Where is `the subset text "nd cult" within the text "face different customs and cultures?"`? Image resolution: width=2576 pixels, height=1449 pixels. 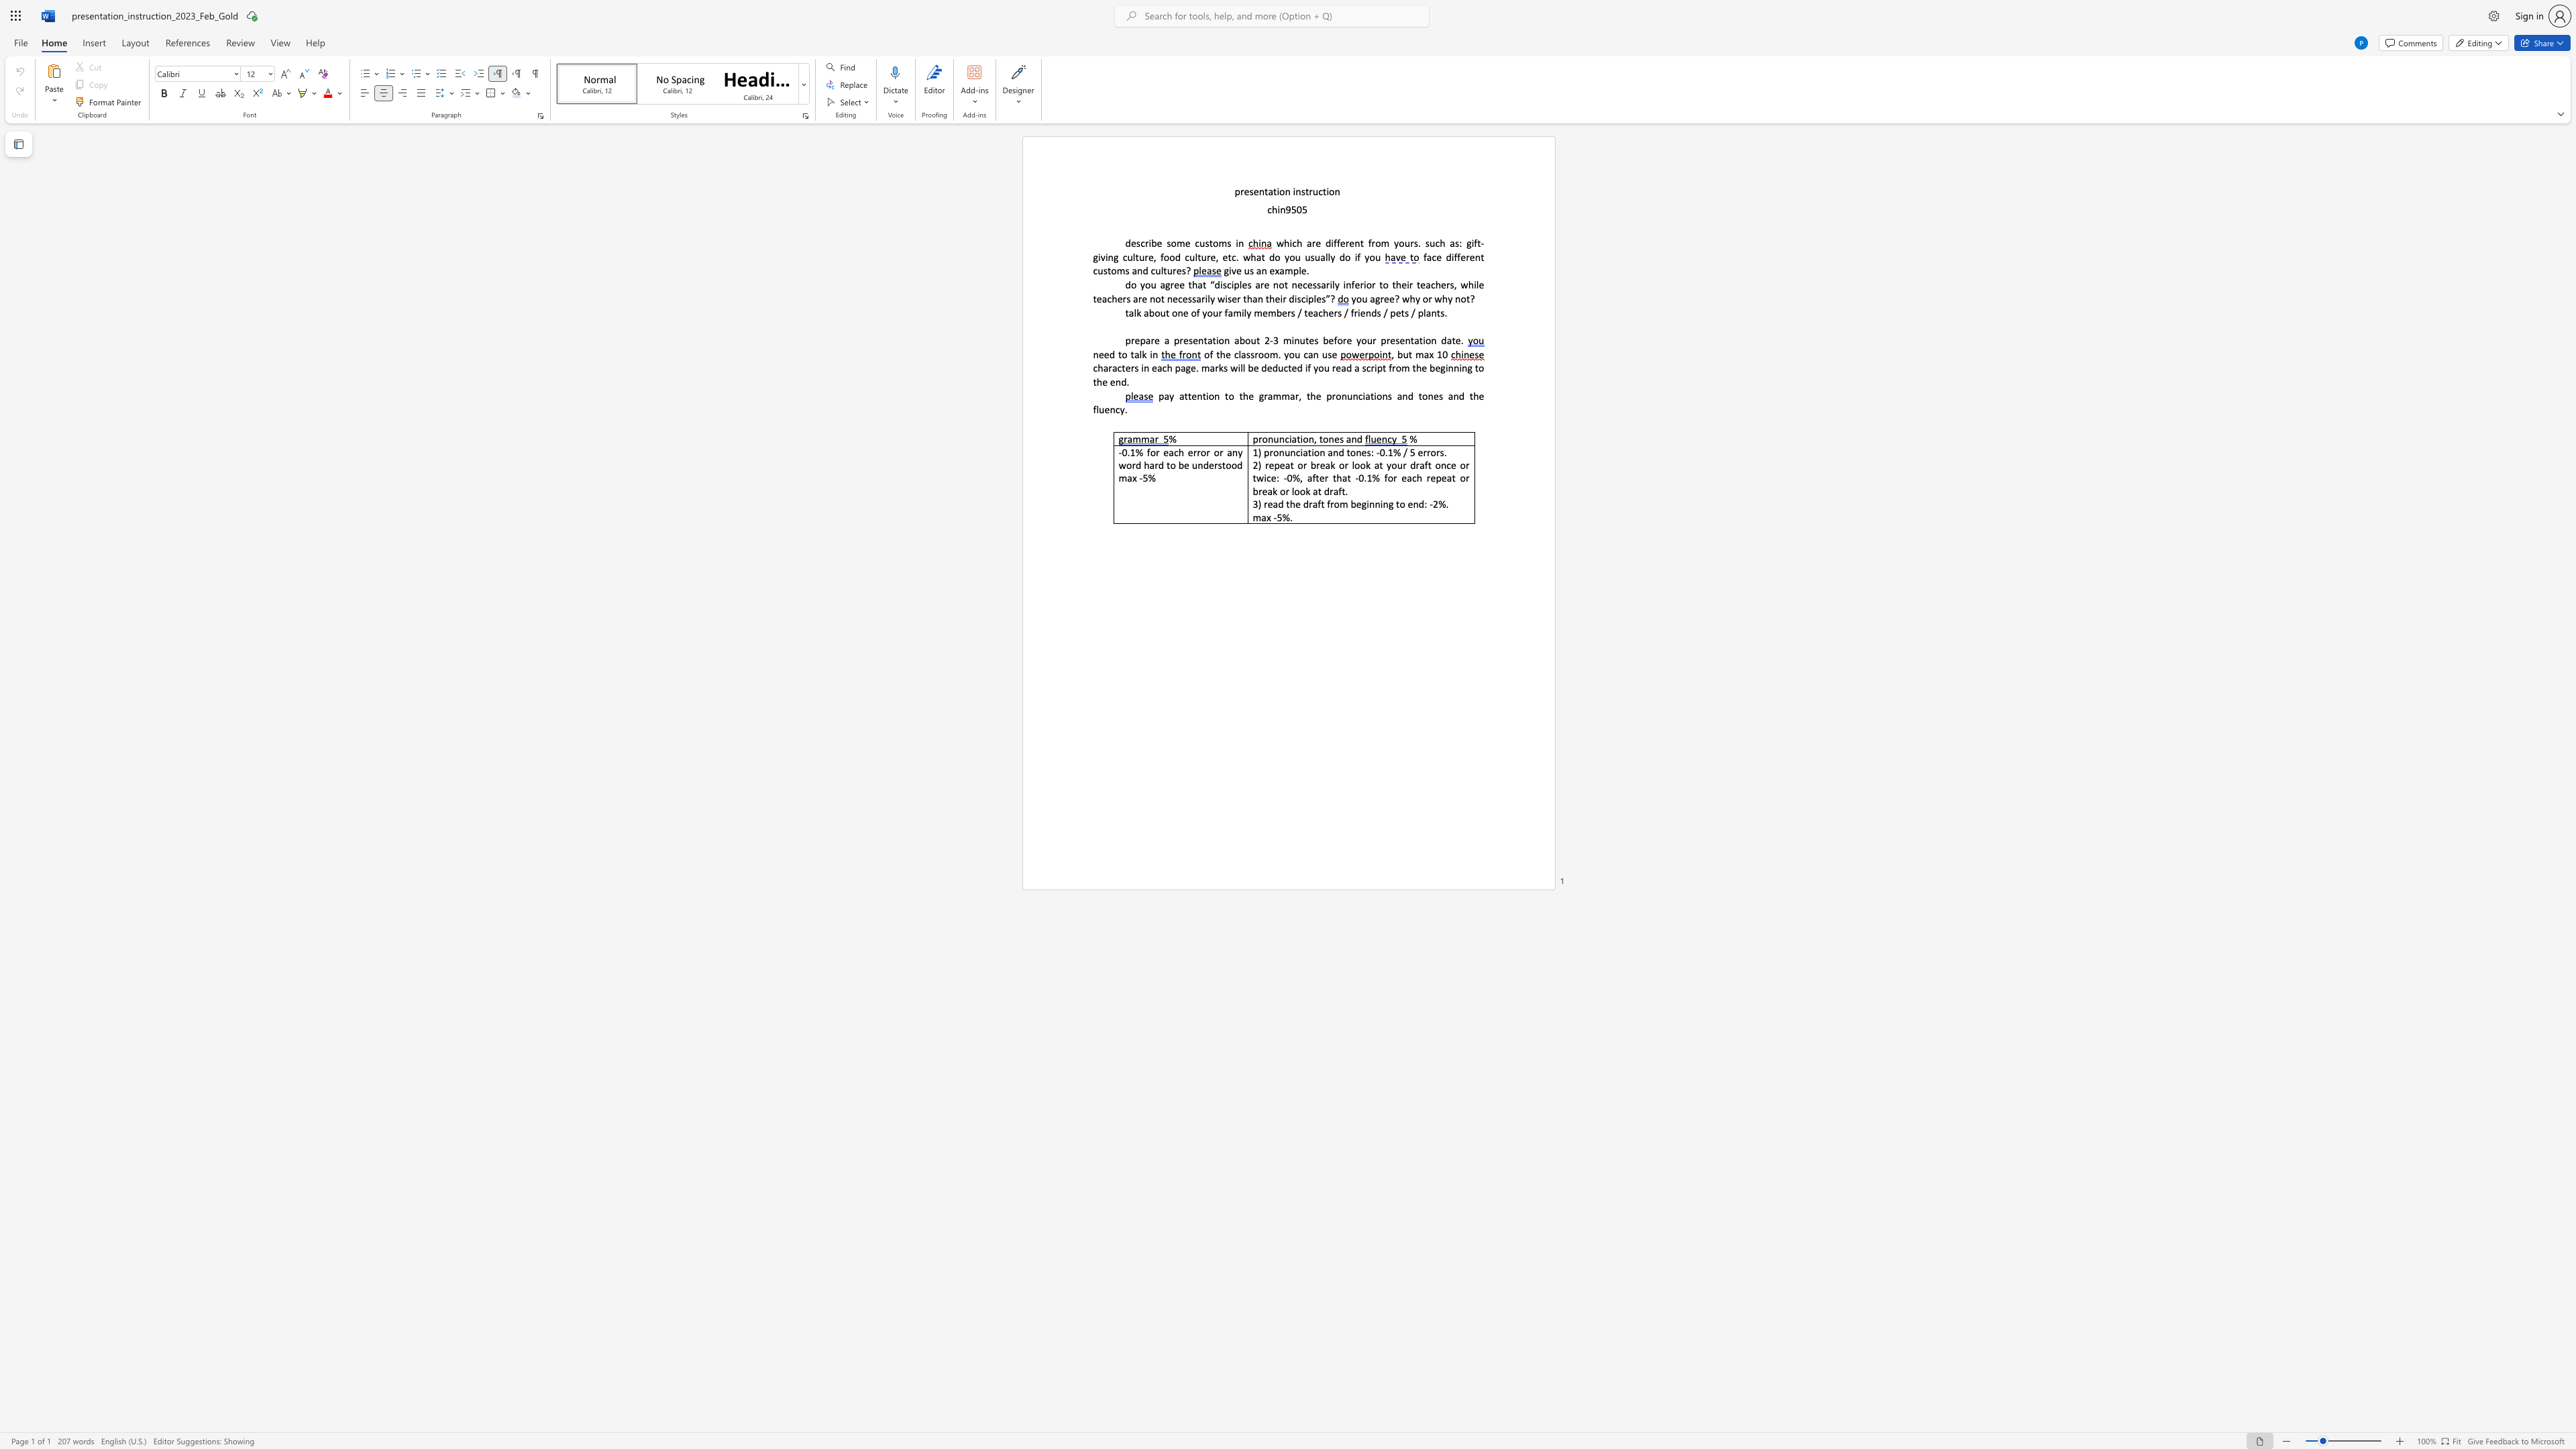
the subset text "nd cult" within the text "face different customs and cultures?" is located at coordinates (1136, 270).